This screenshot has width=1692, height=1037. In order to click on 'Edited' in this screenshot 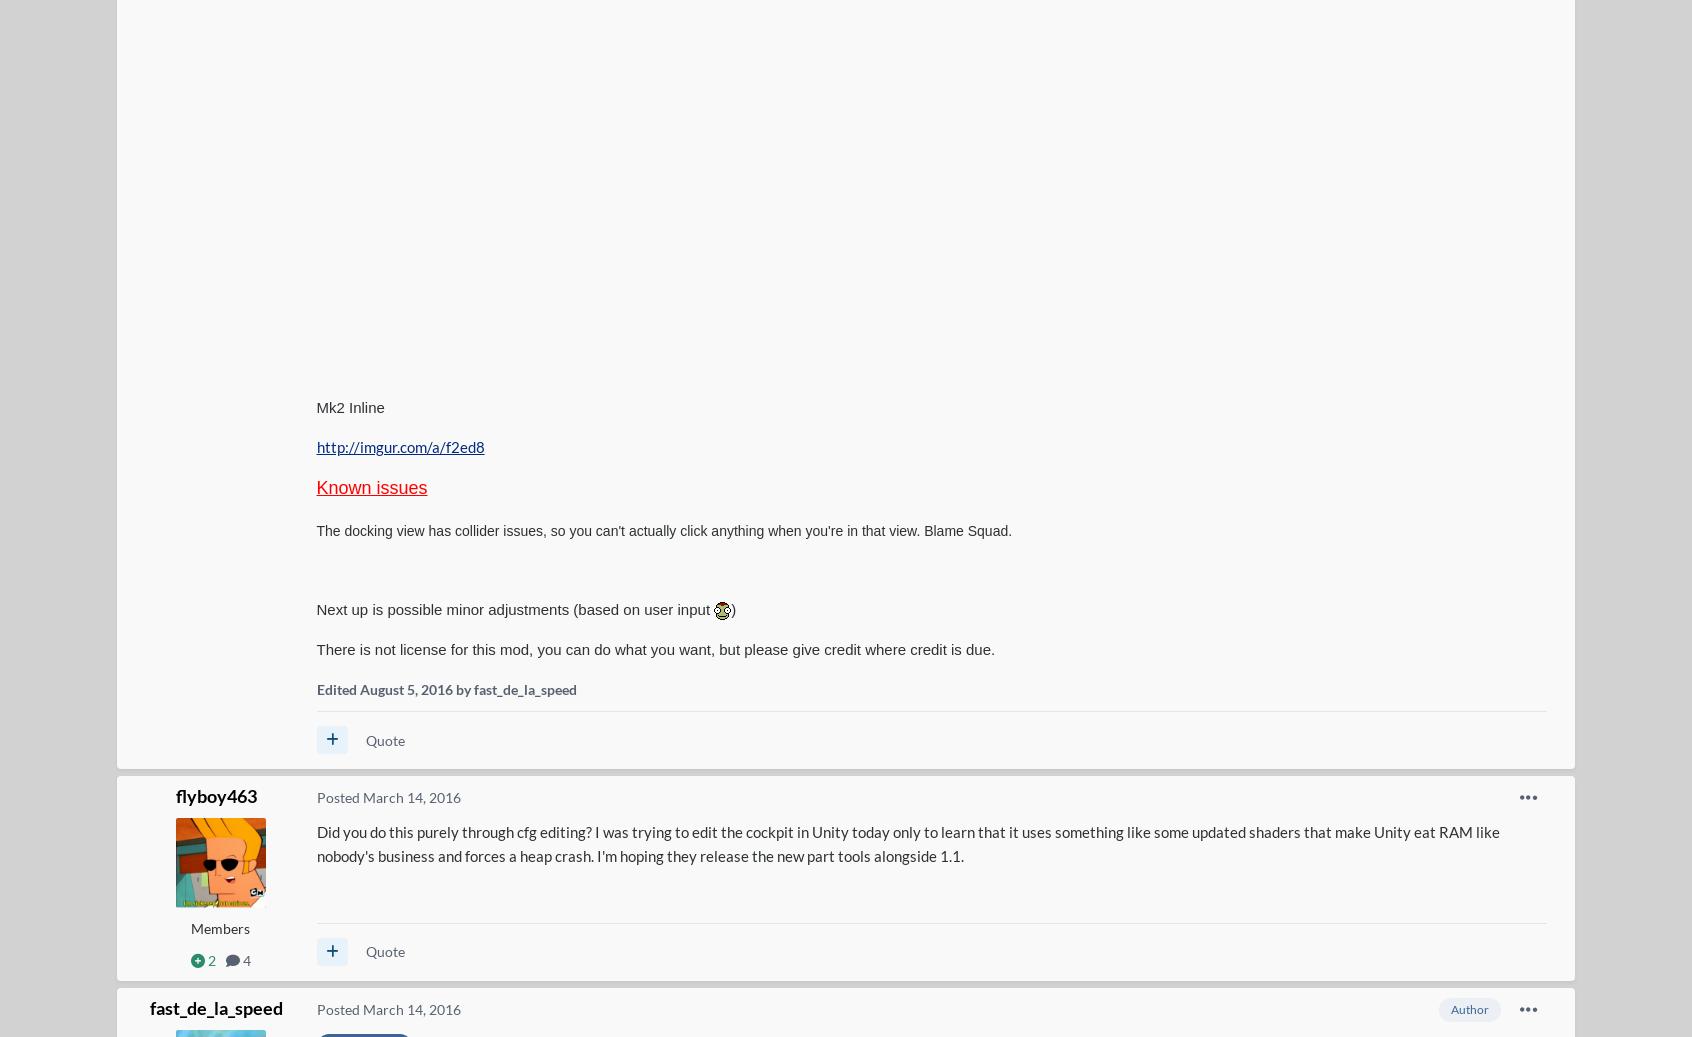, I will do `click(336, 688)`.